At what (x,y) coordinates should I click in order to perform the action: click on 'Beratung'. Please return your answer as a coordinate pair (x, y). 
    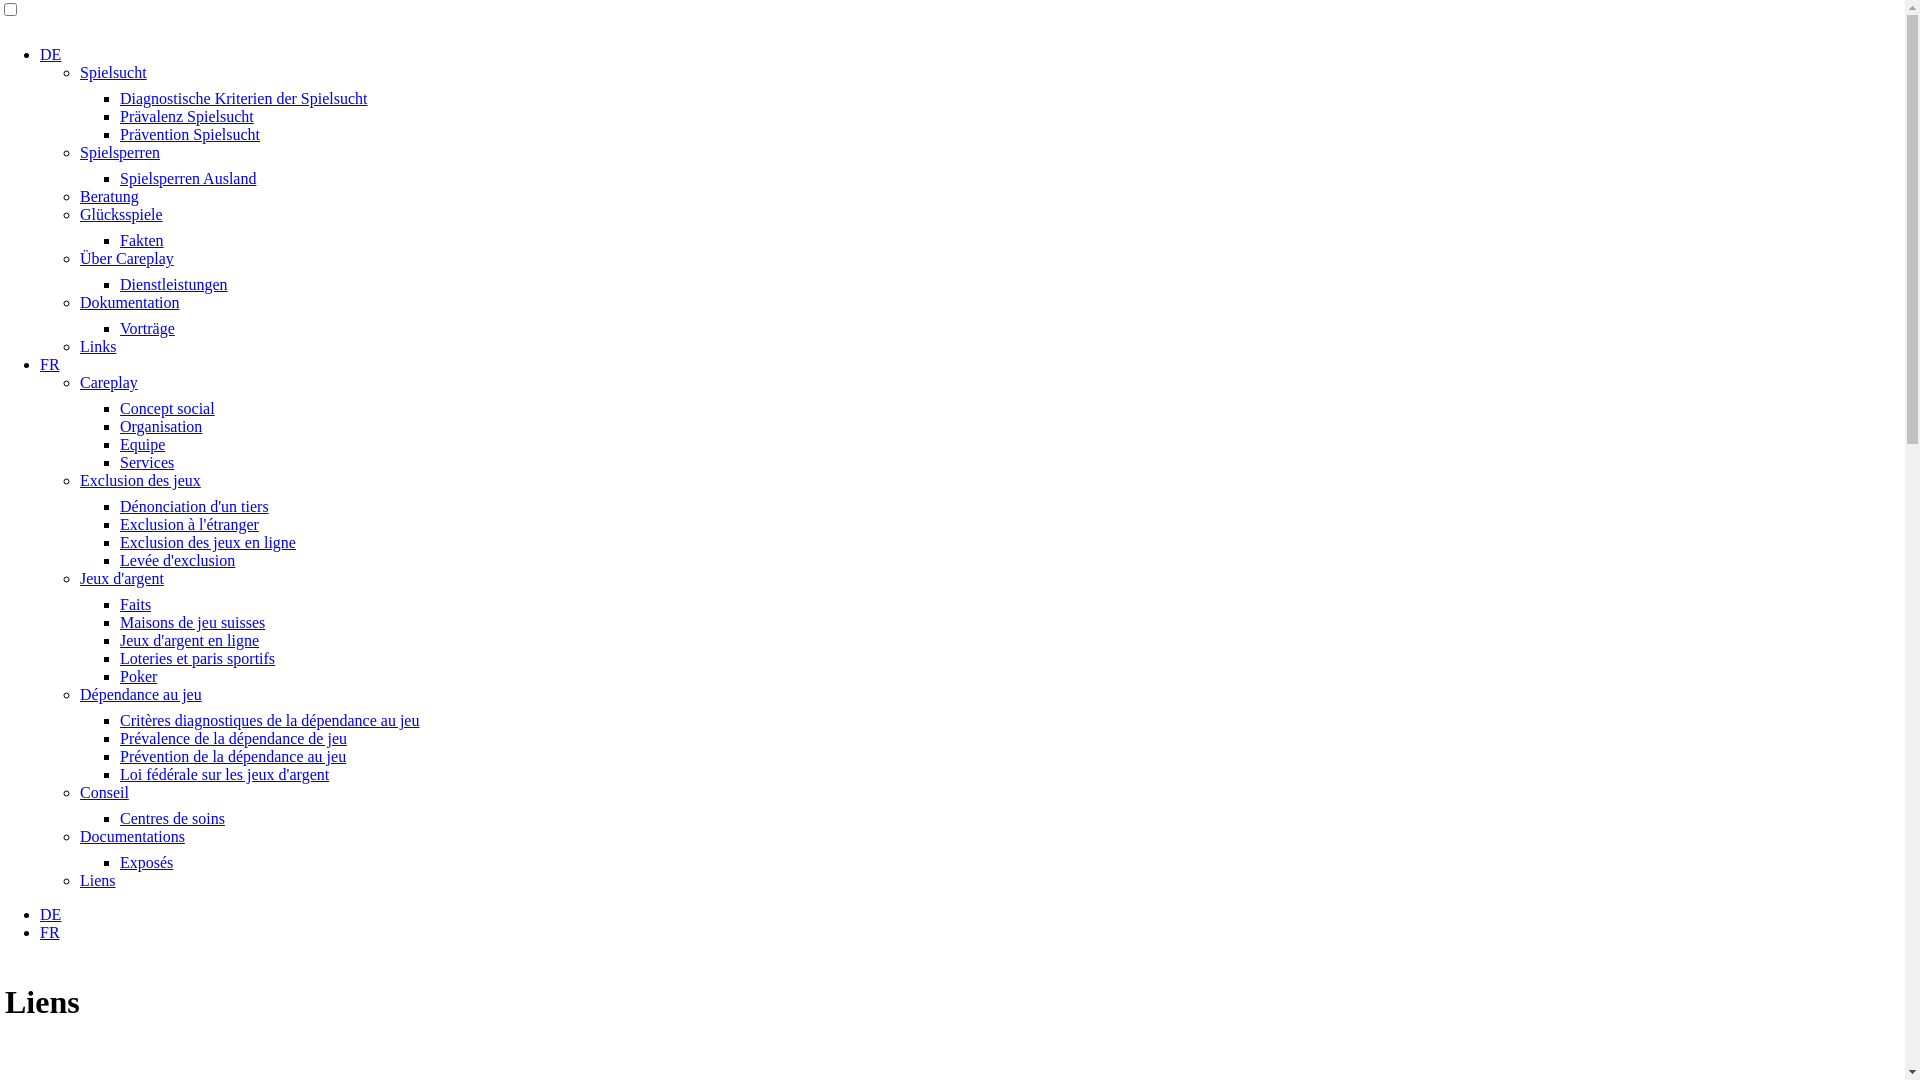
    Looking at the image, I should click on (108, 196).